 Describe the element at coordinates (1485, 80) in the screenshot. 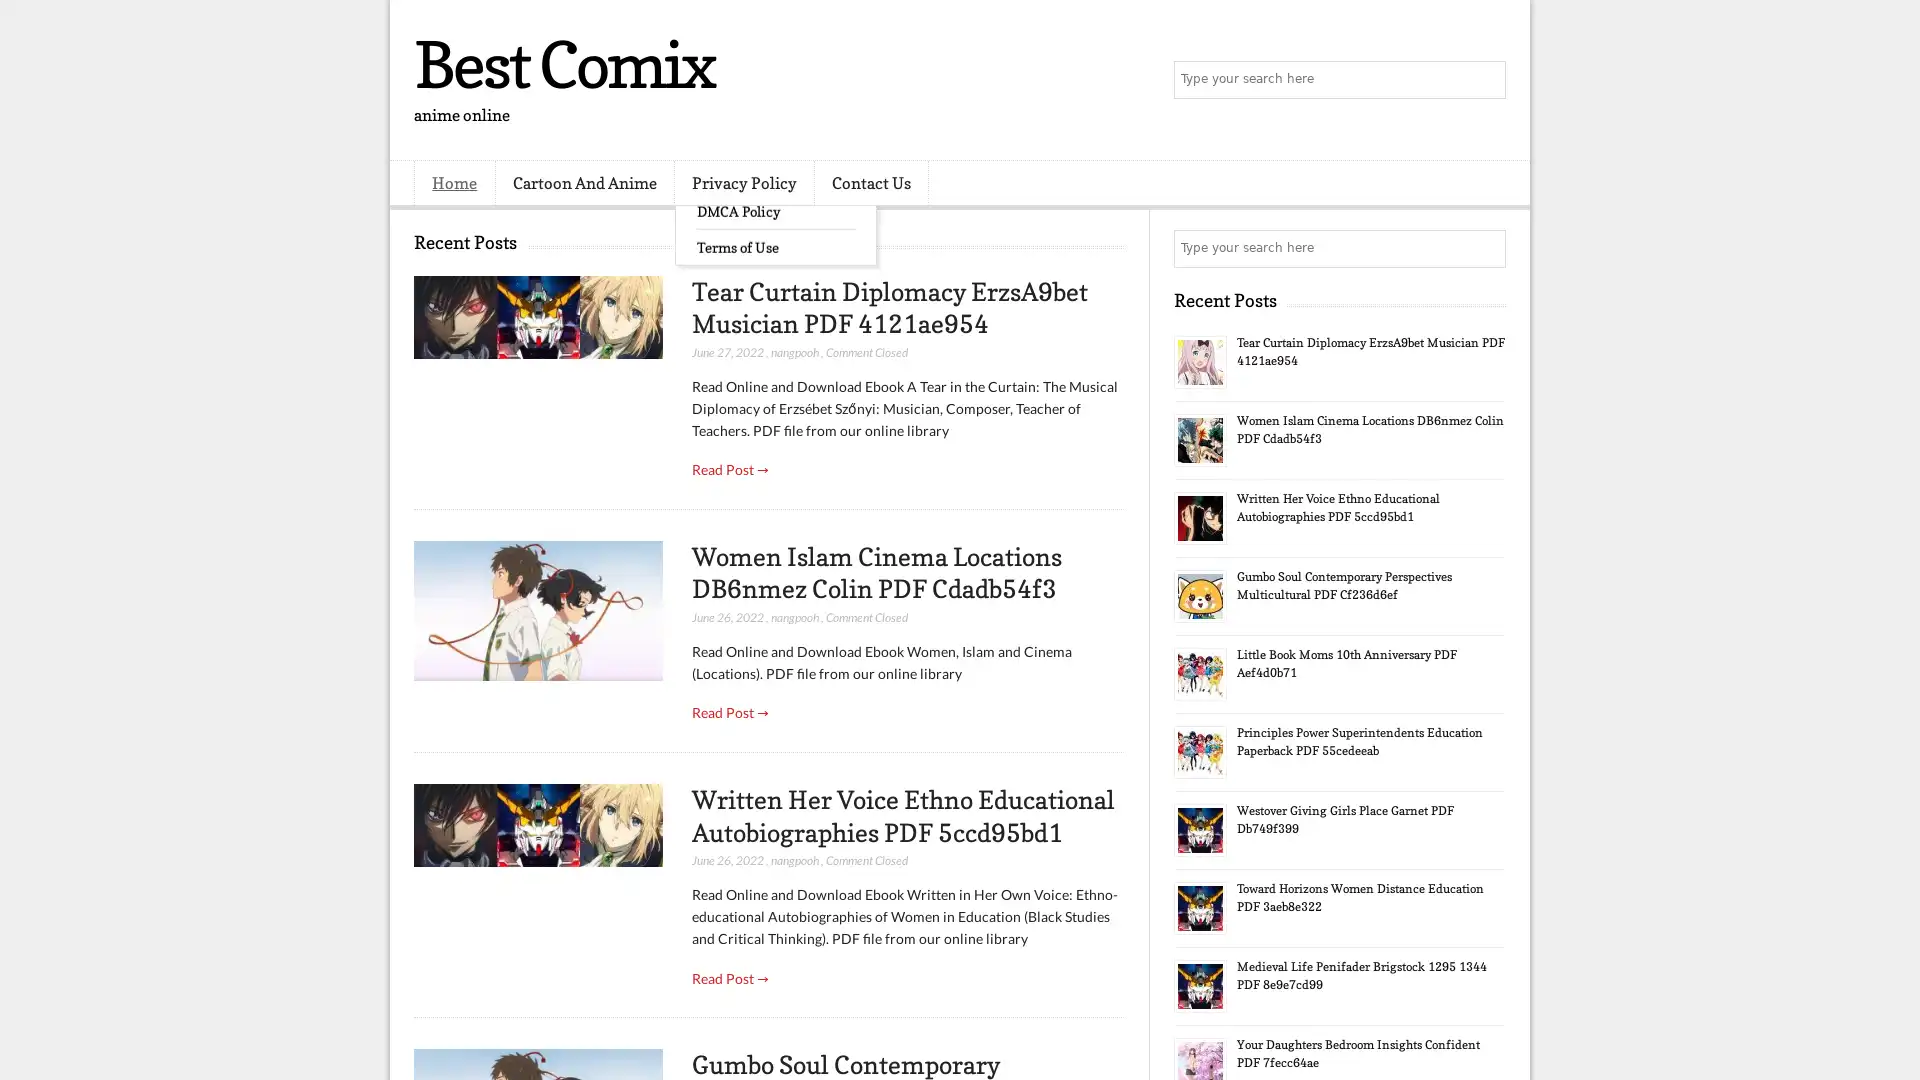

I see `Search` at that location.